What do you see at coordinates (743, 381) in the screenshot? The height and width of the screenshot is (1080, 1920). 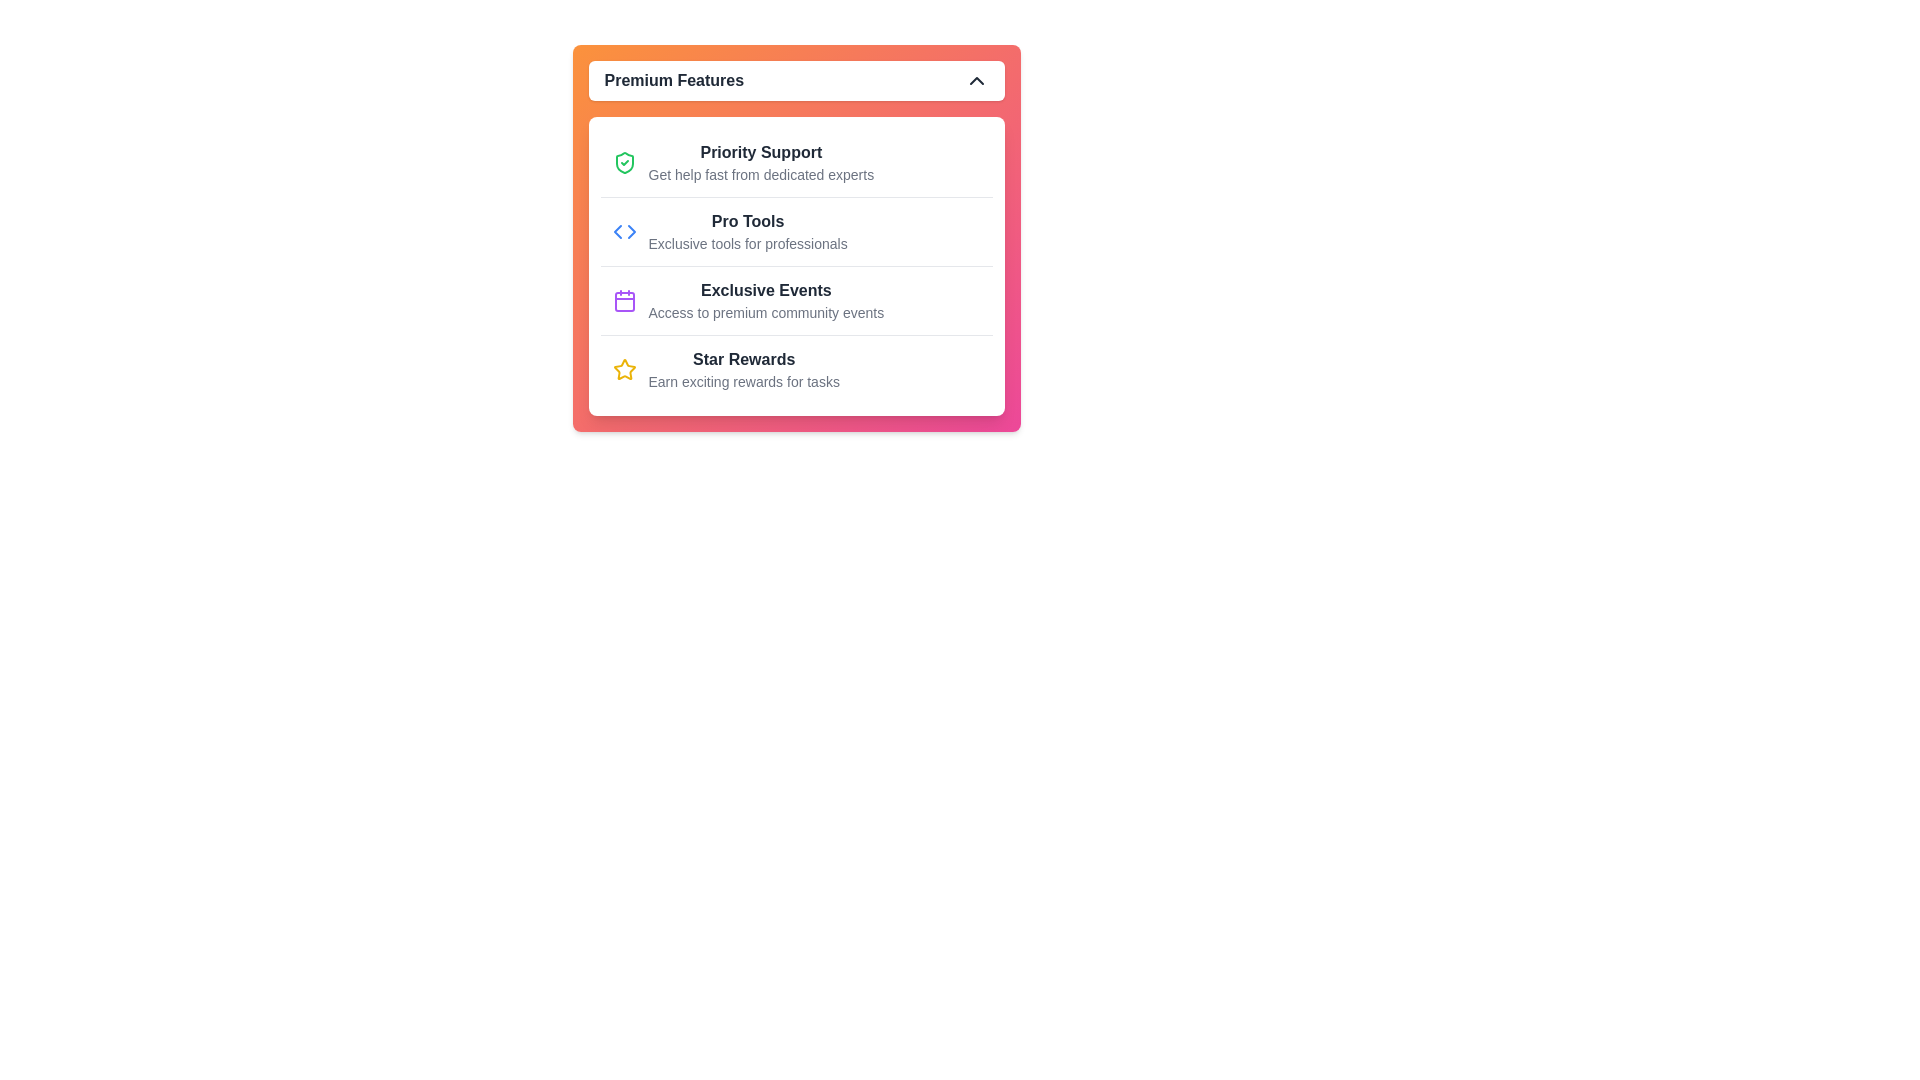 I see `text label that says 'Earn exciting rewards for tasks.' which is positioned below the 'Star Rewards' heading in the 'Premium Features' section` at bounding box center [743, 381].